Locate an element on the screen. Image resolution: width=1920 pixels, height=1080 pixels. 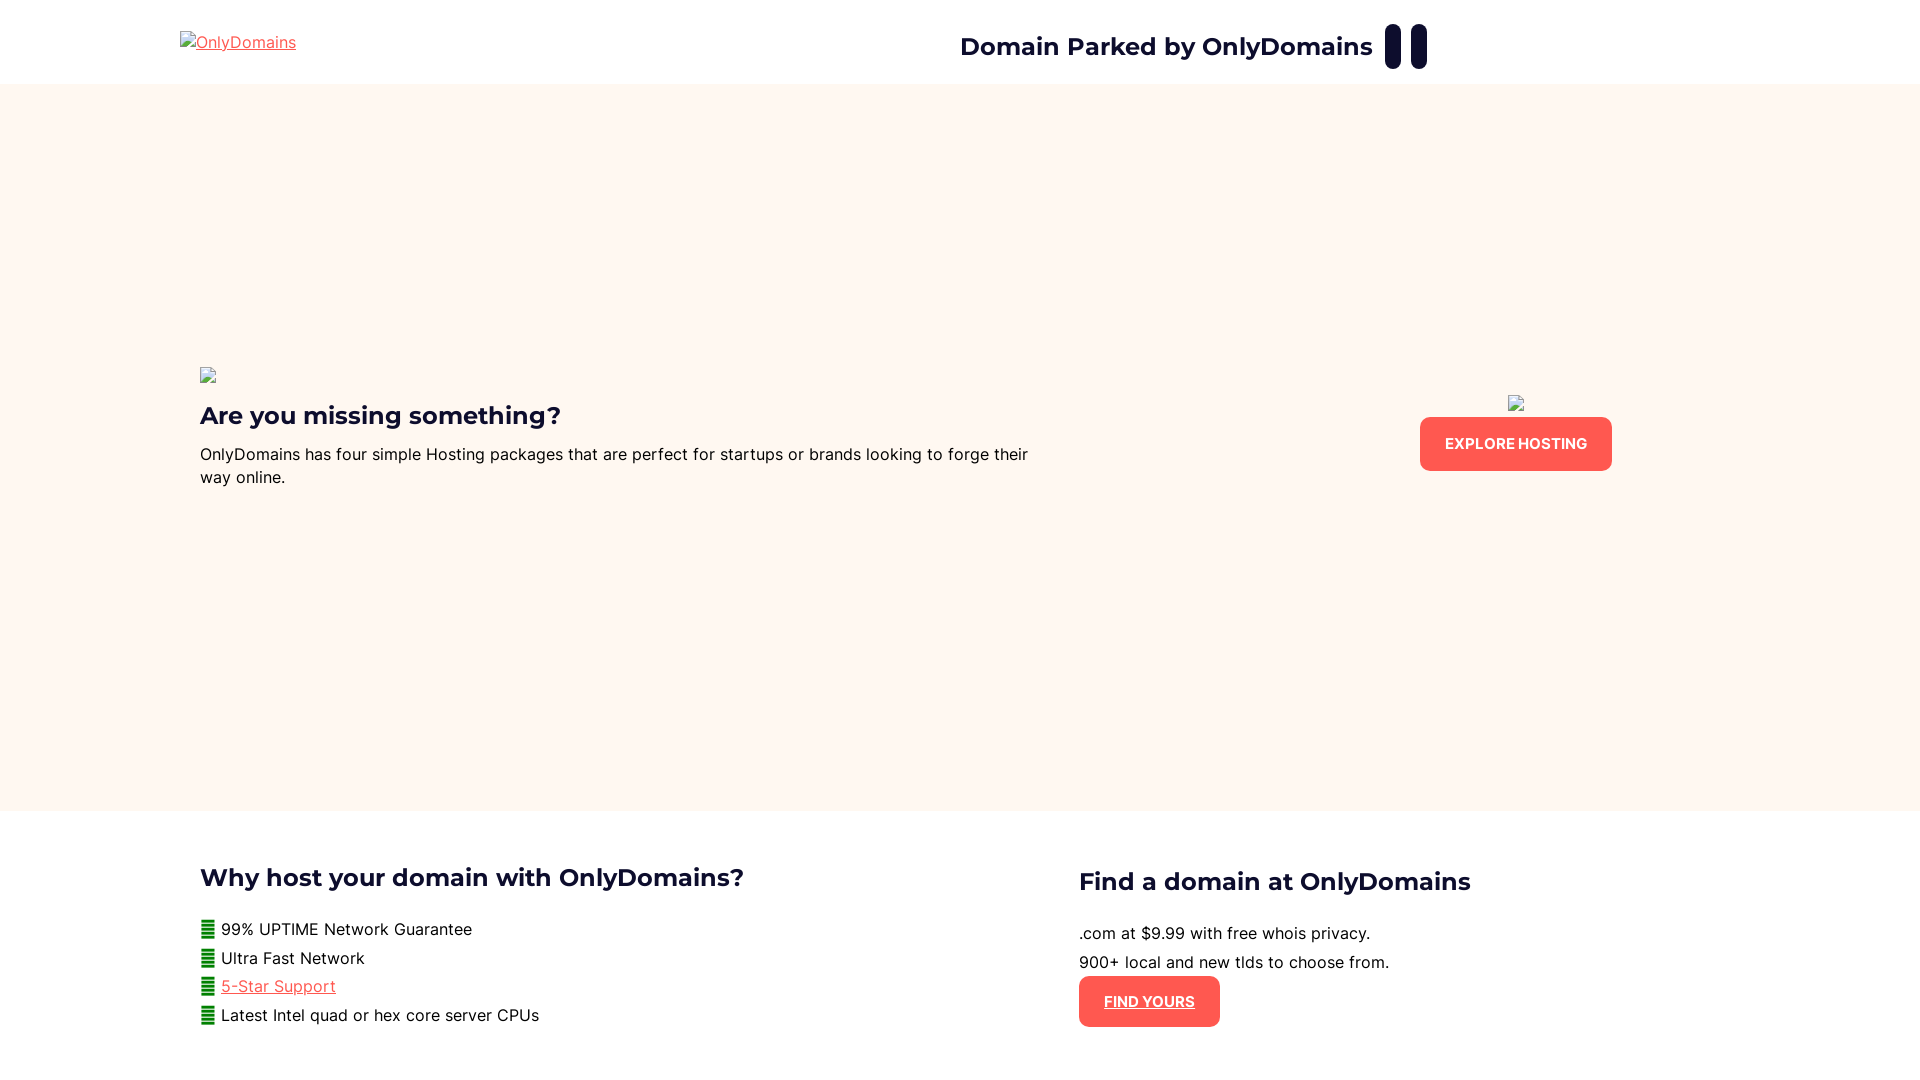
'5-Star Support' is located at coordinates (220, 985).